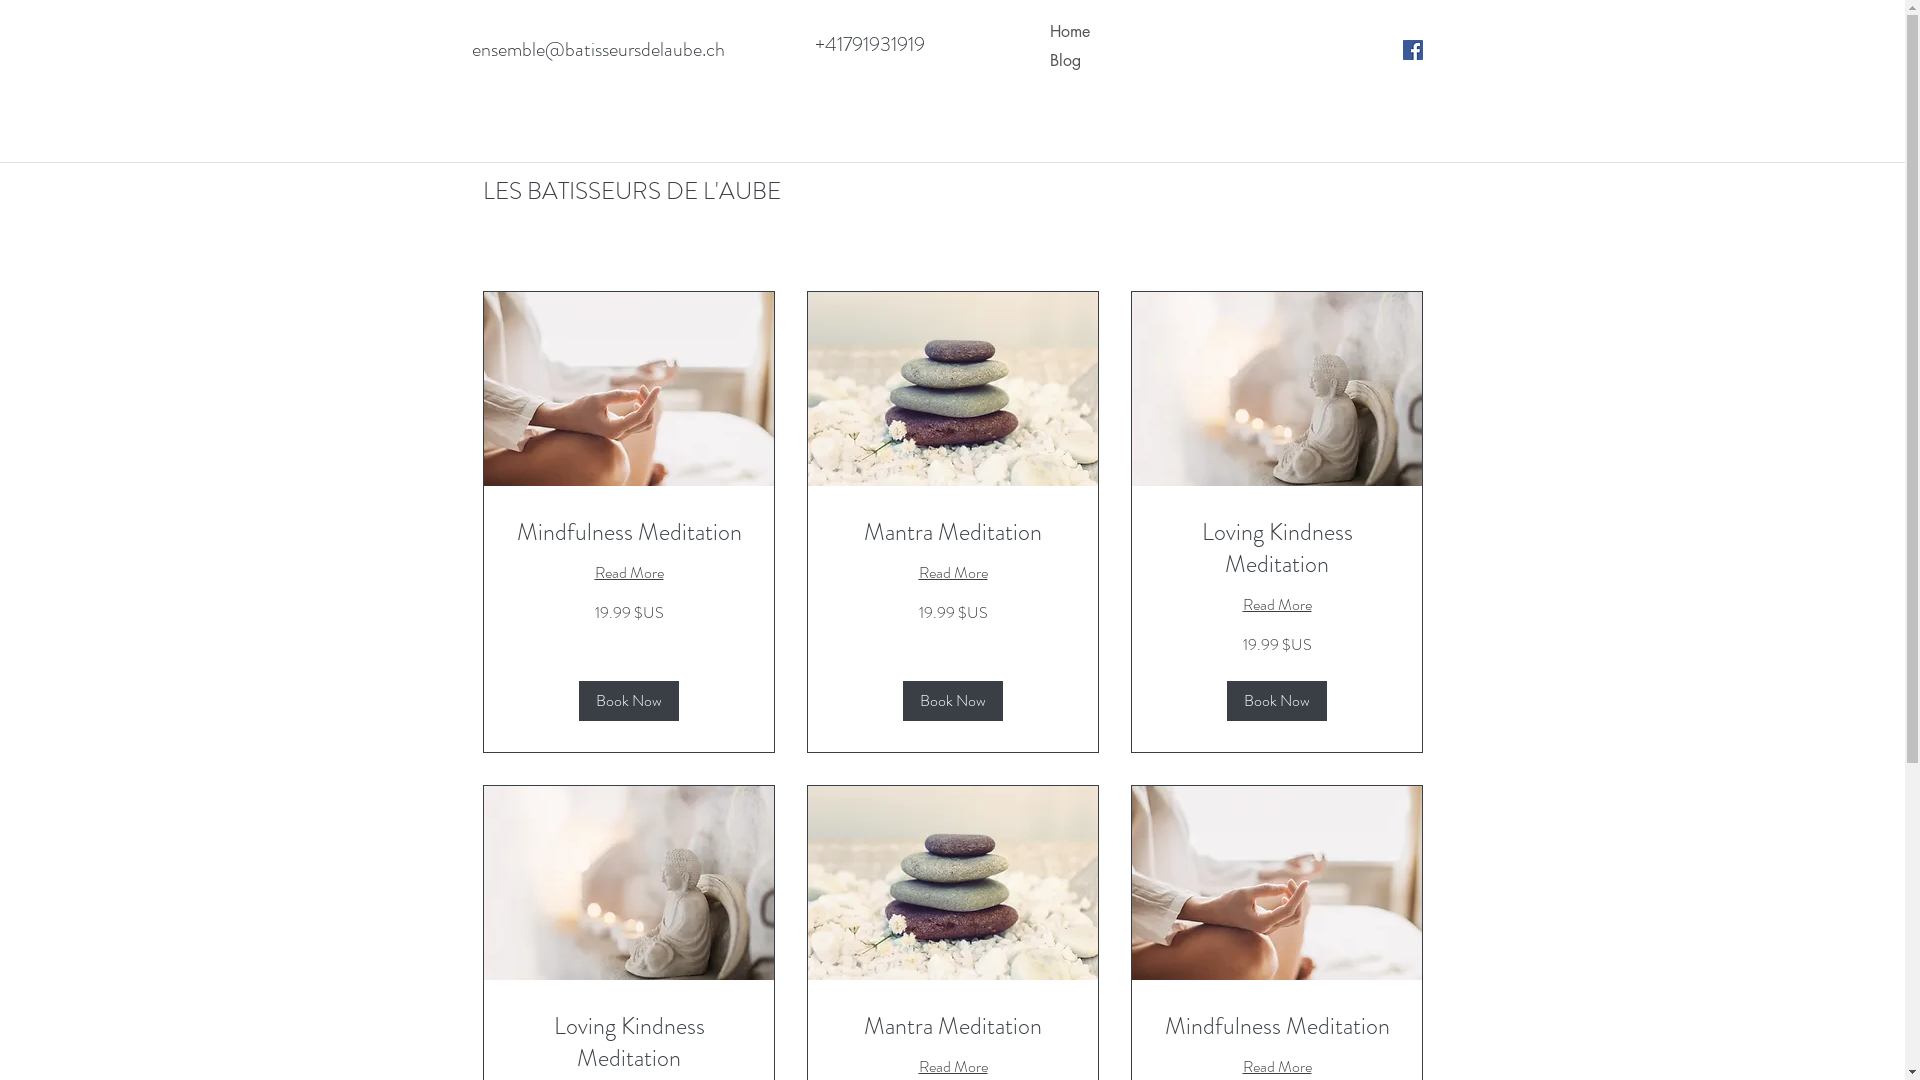 Image resolution: width=1920 pixels, height=1080 pixels. I want to click on 'Book Now', so click(1224, 700).